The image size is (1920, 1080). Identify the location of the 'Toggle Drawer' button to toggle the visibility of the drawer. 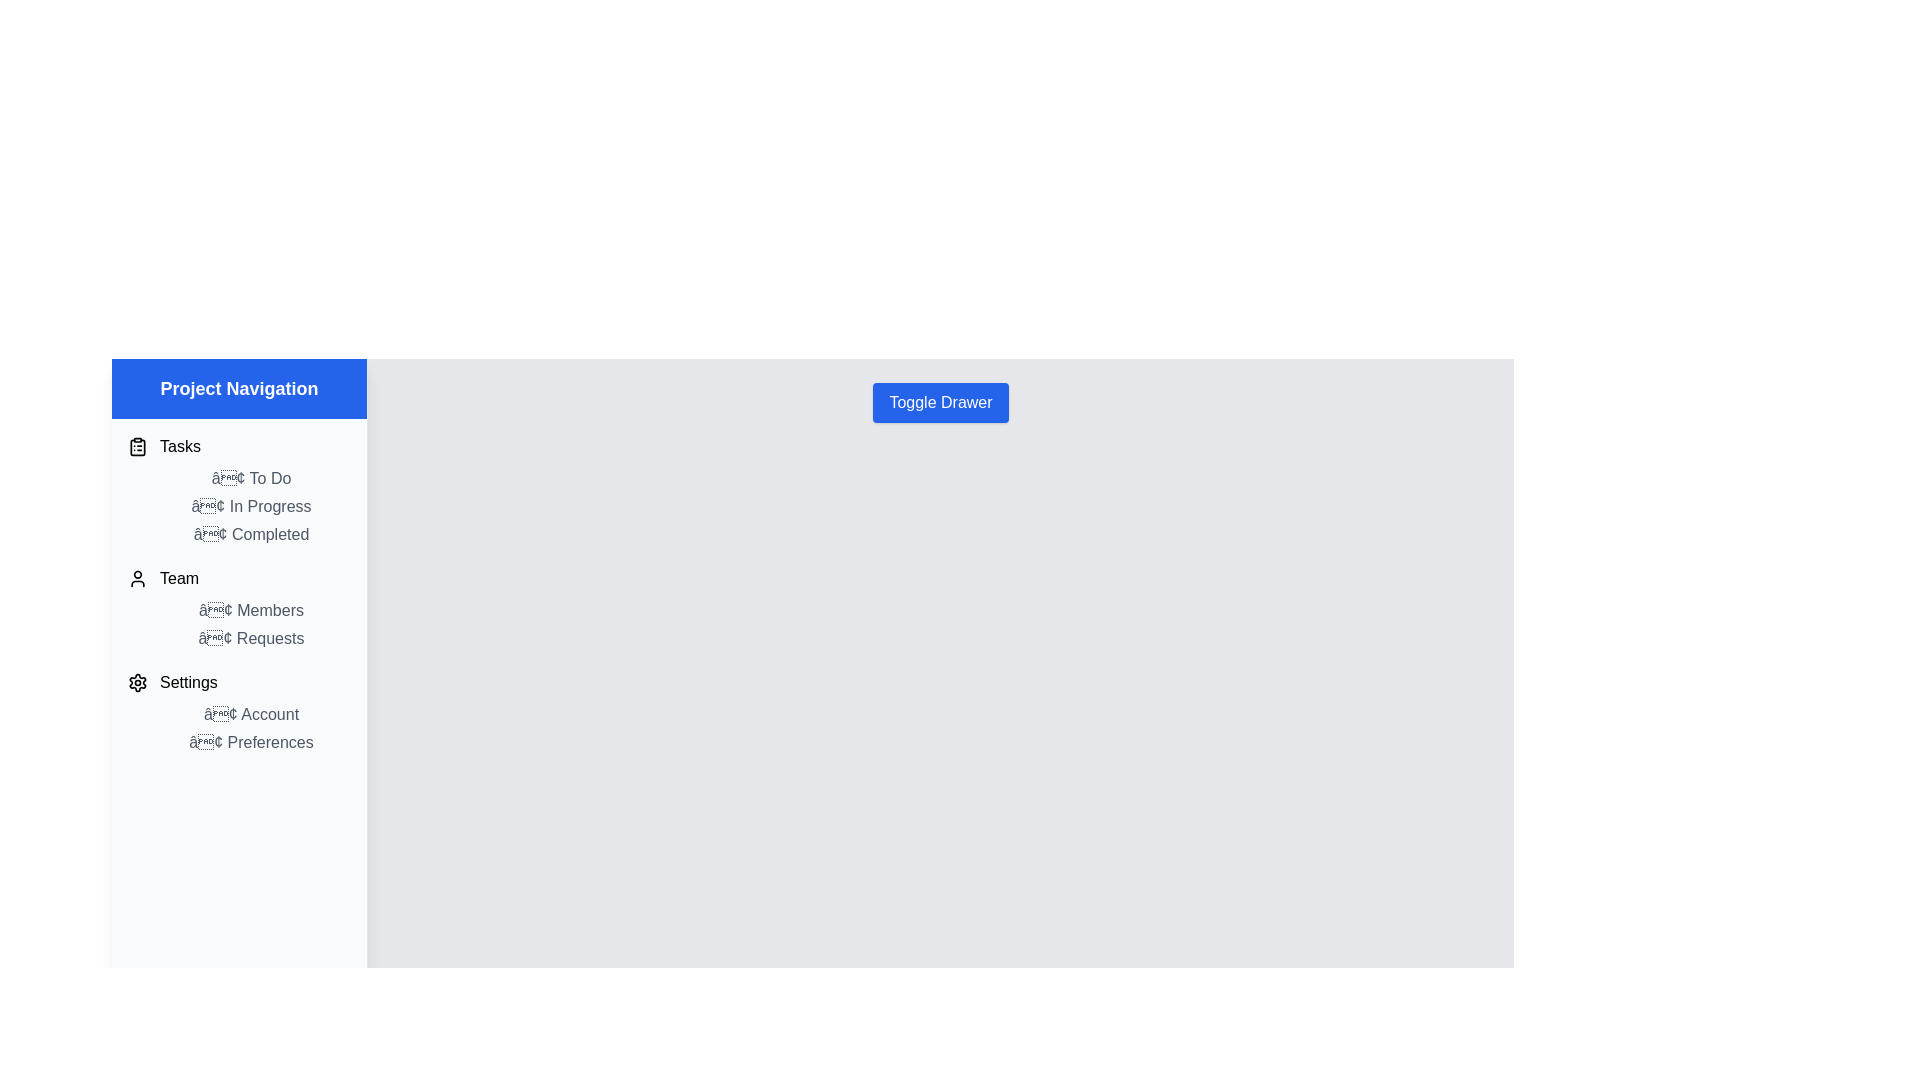
(939, 402).